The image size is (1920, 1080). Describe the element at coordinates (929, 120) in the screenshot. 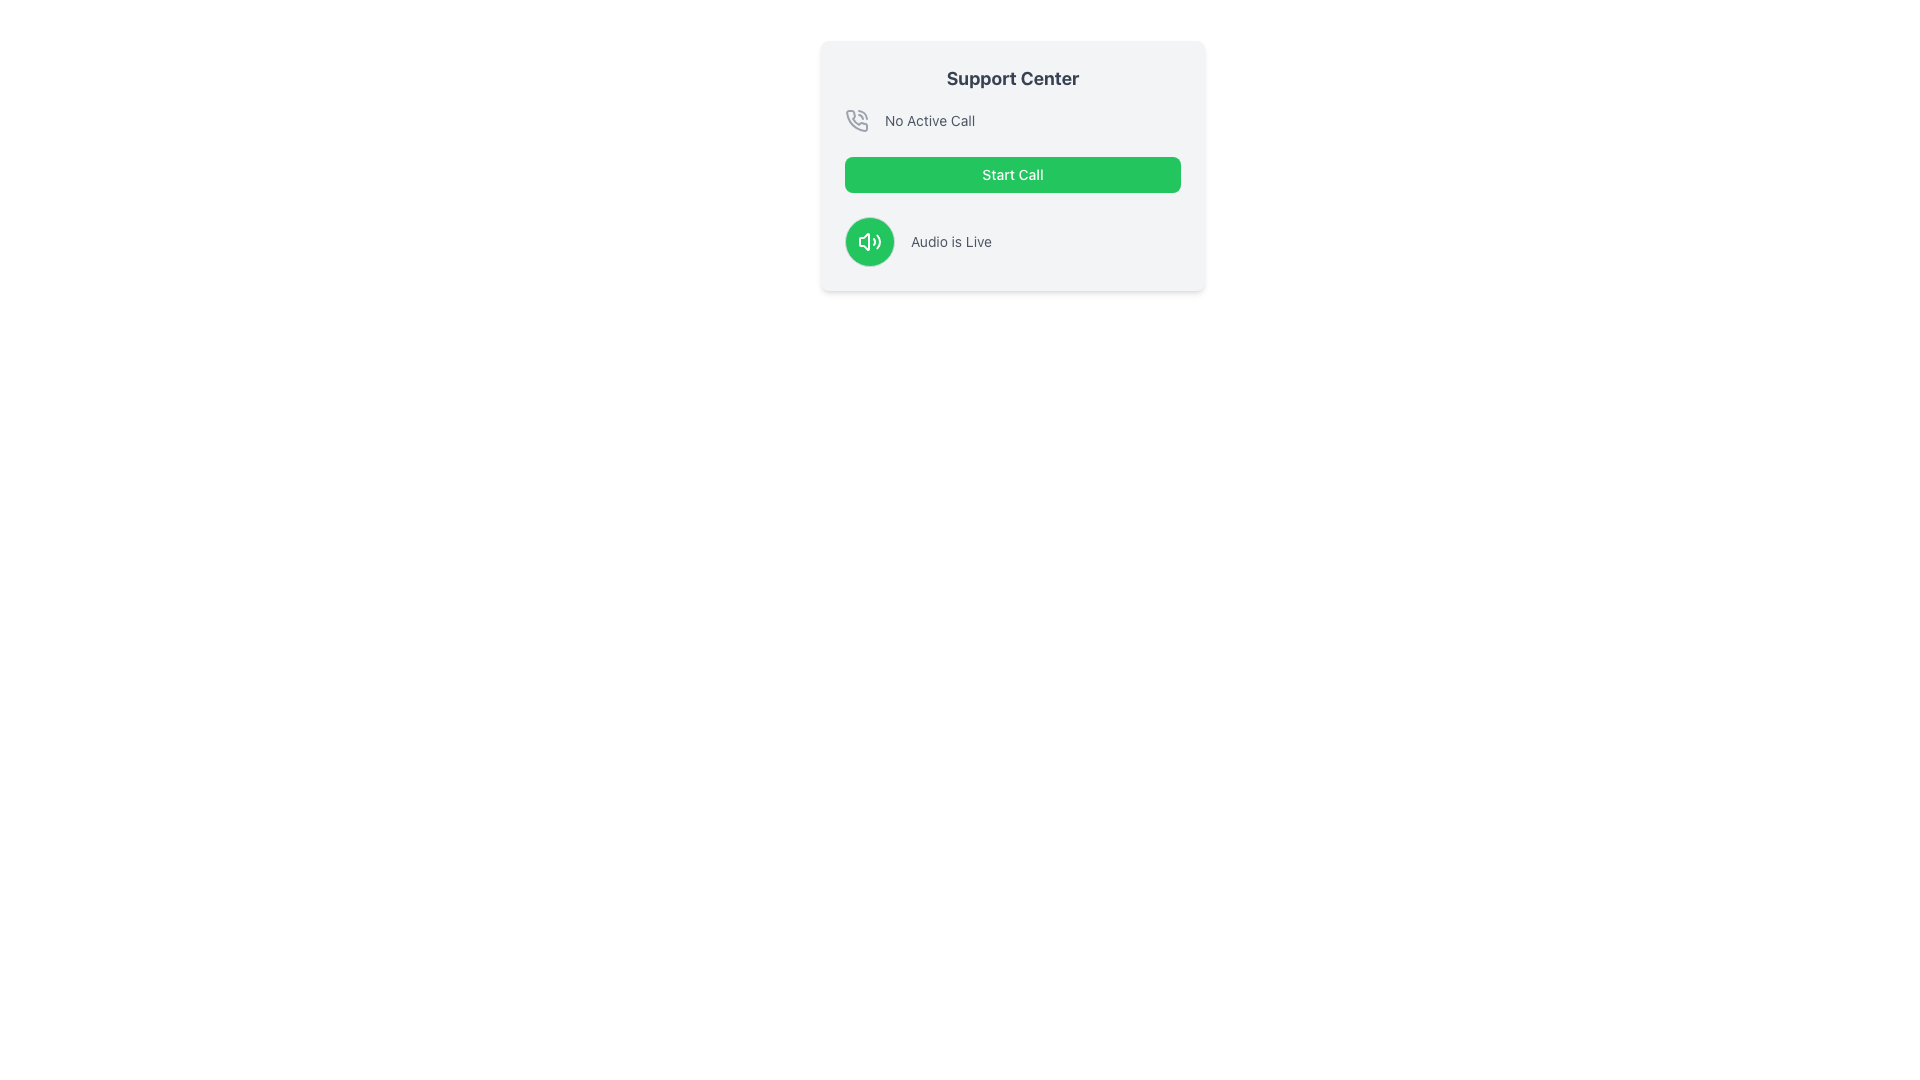

I see `the status indicator Text Label that informs users there are currently no active calls, located to the right of a phone icon and above the 'Start Call' button` at that location.